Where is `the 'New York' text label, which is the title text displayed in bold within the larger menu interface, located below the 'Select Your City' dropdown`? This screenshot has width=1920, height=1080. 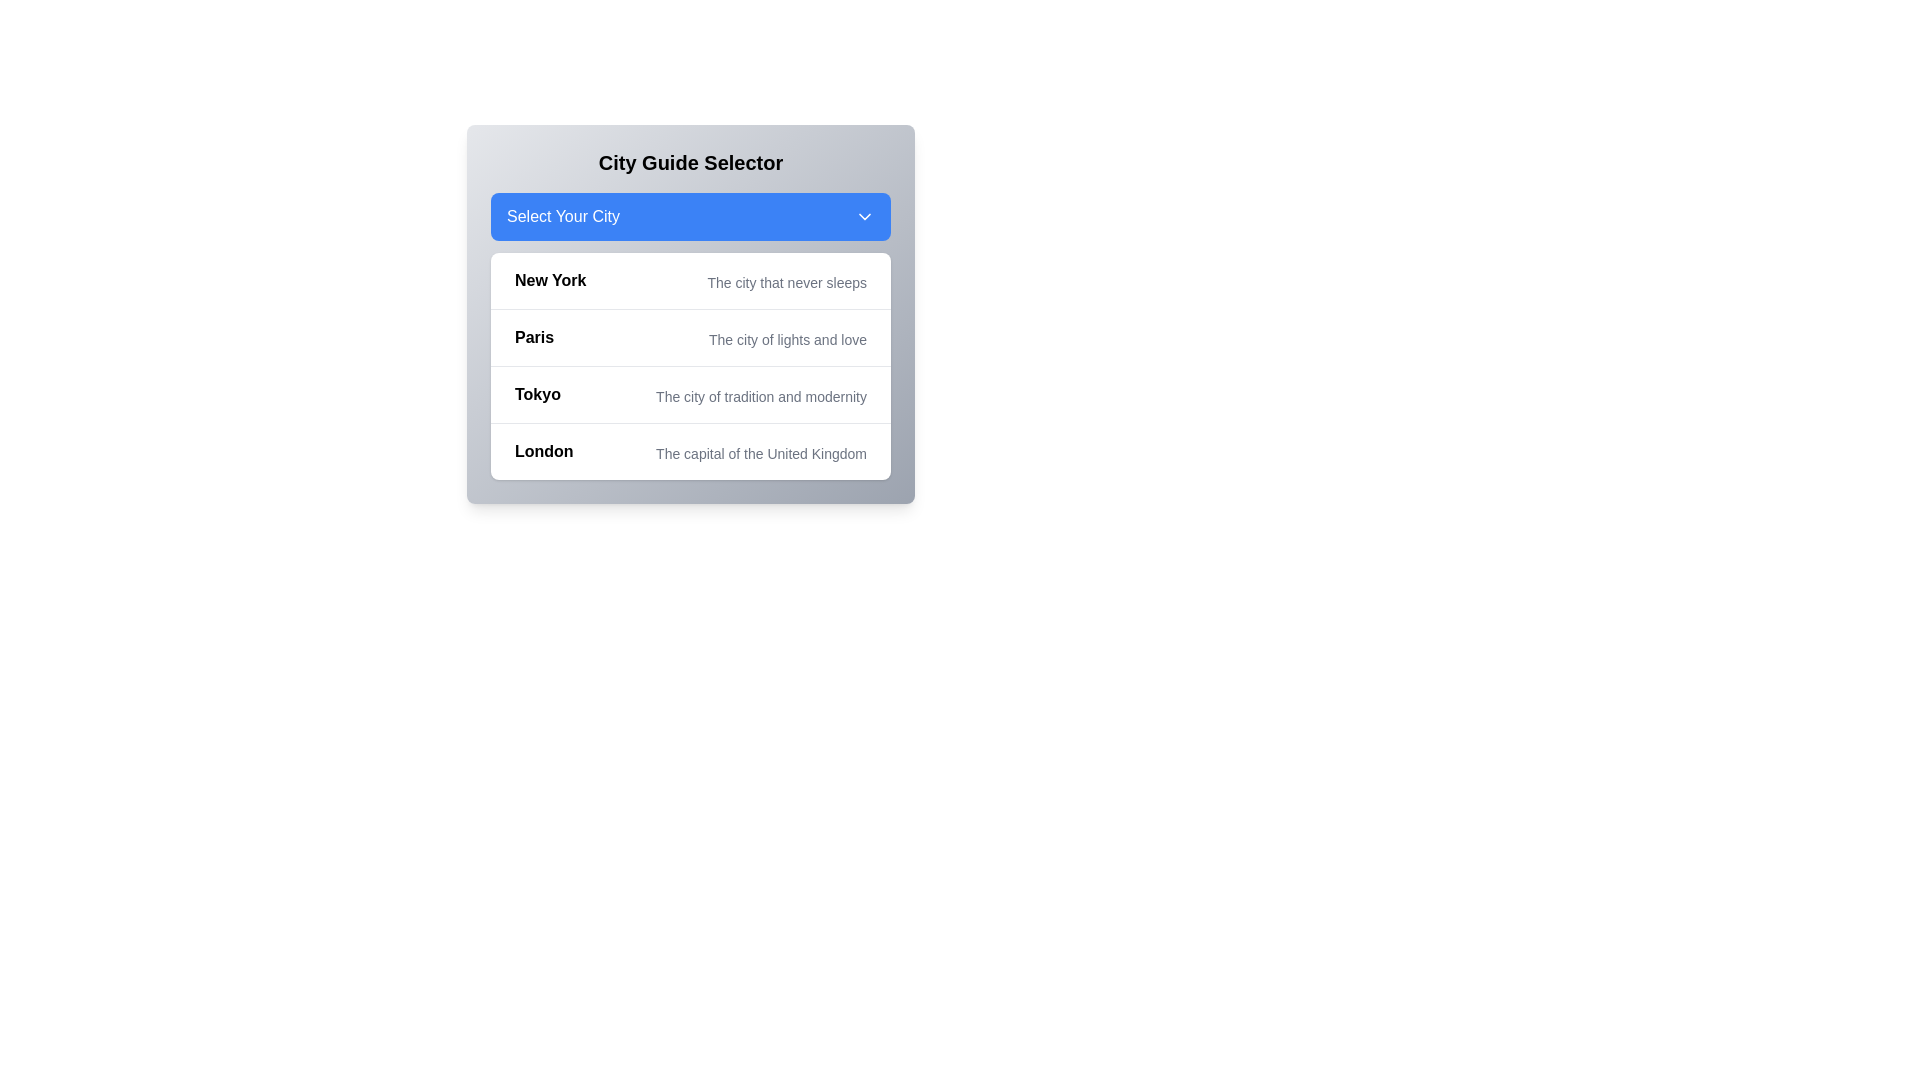
the 'New York' text label, which is the title text displayed in bold within the larger menu interface, located below the 'Select Your City' dropdown is located at coordinates (550, 281).